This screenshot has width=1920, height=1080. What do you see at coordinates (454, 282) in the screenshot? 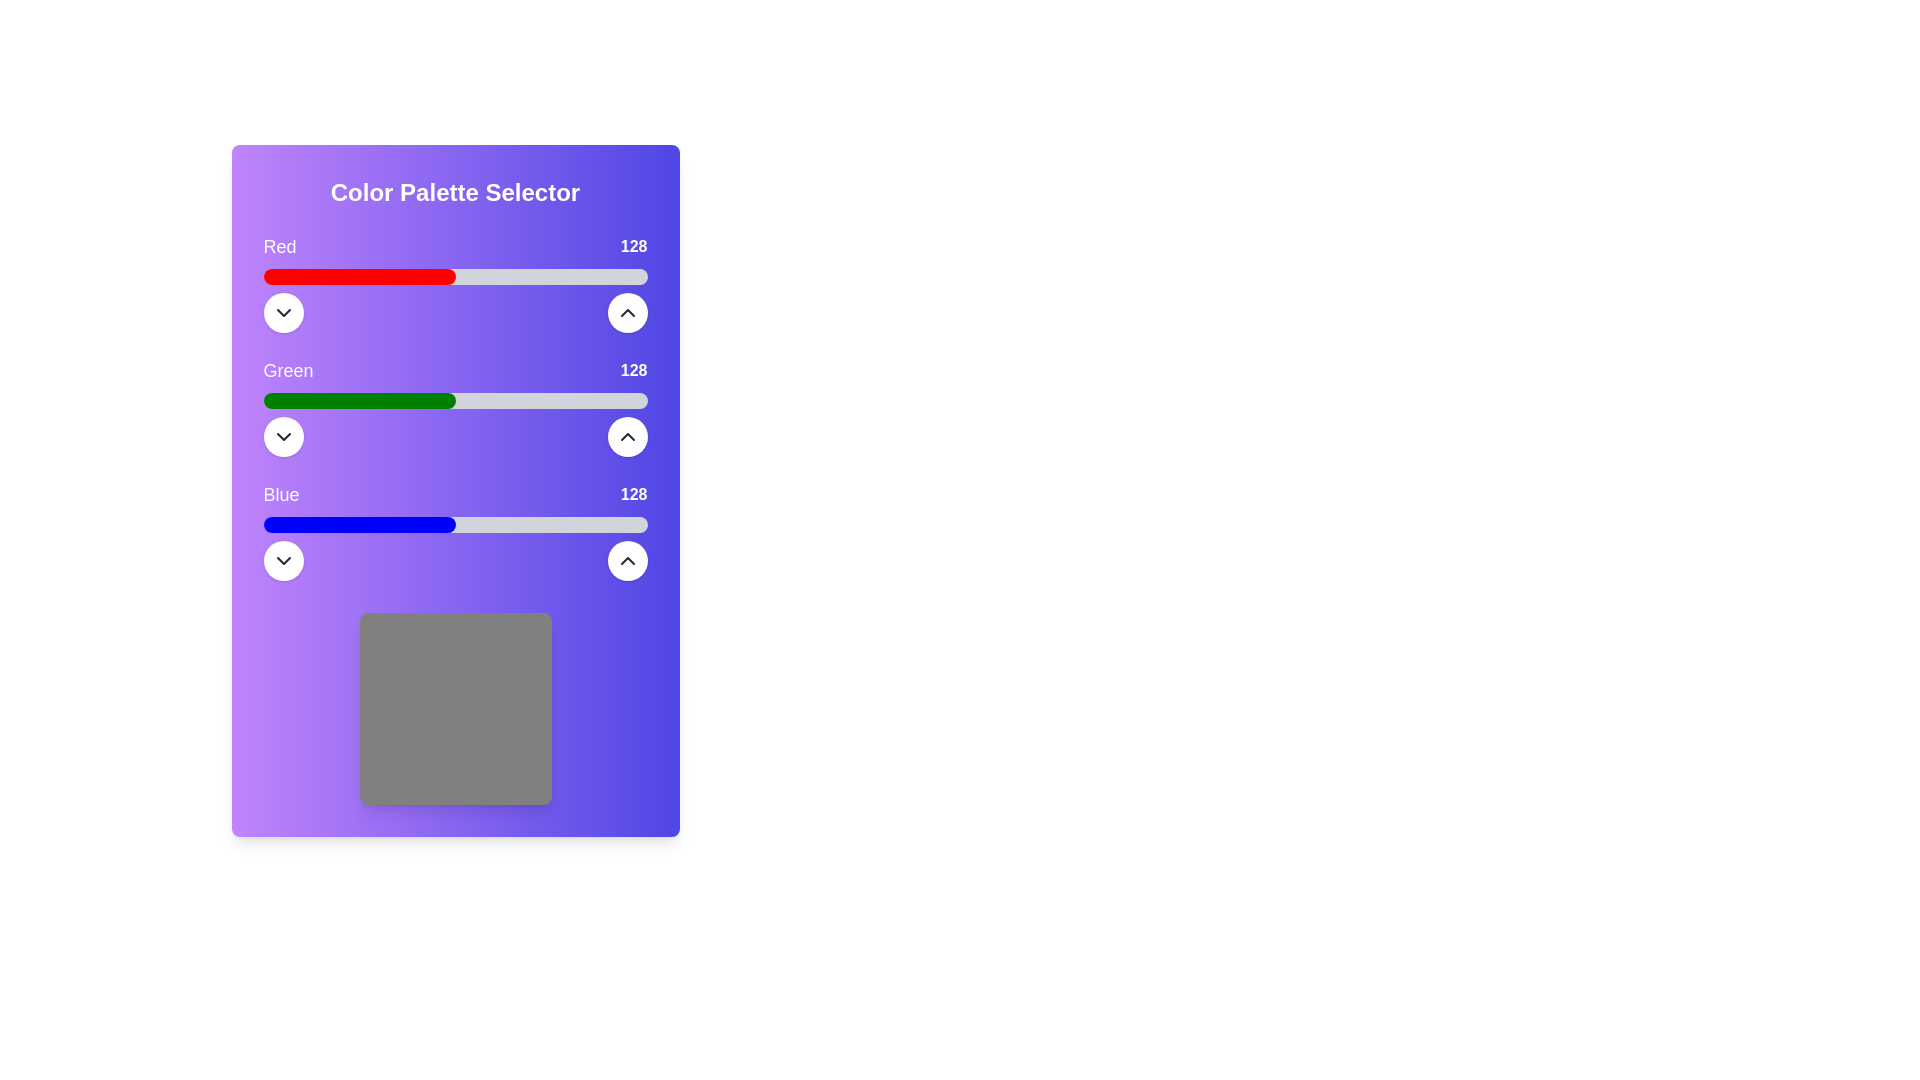
I see `the red progress bar labeled 'Red' with the value '128' and the associated controls below it in the 'Color Palette Selector' section` at bounding box center [454, 282].